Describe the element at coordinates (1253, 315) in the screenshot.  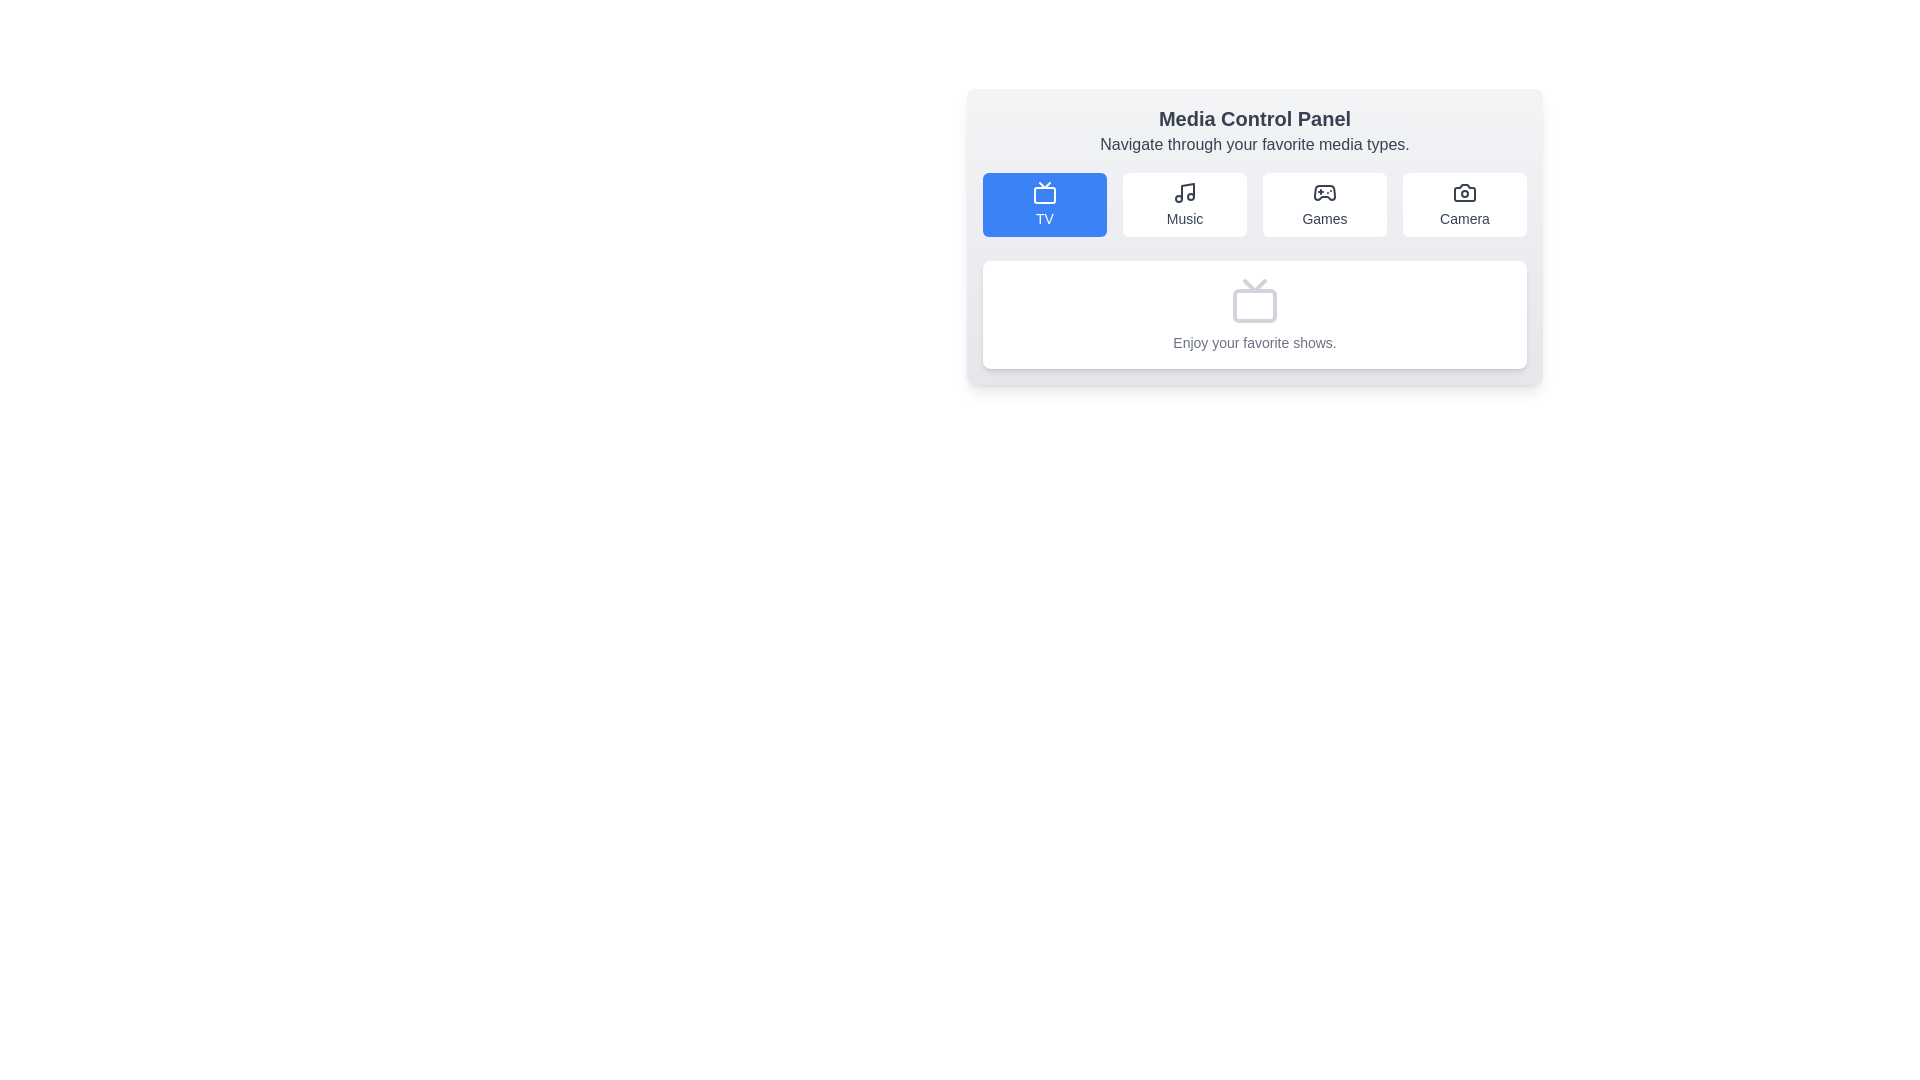
I see `the informational panel that displays a brief message about enjoying favorite shows, located below the media buttons 'TV,' 'Music,' 'Games,' and 'Camera.'` at that location.